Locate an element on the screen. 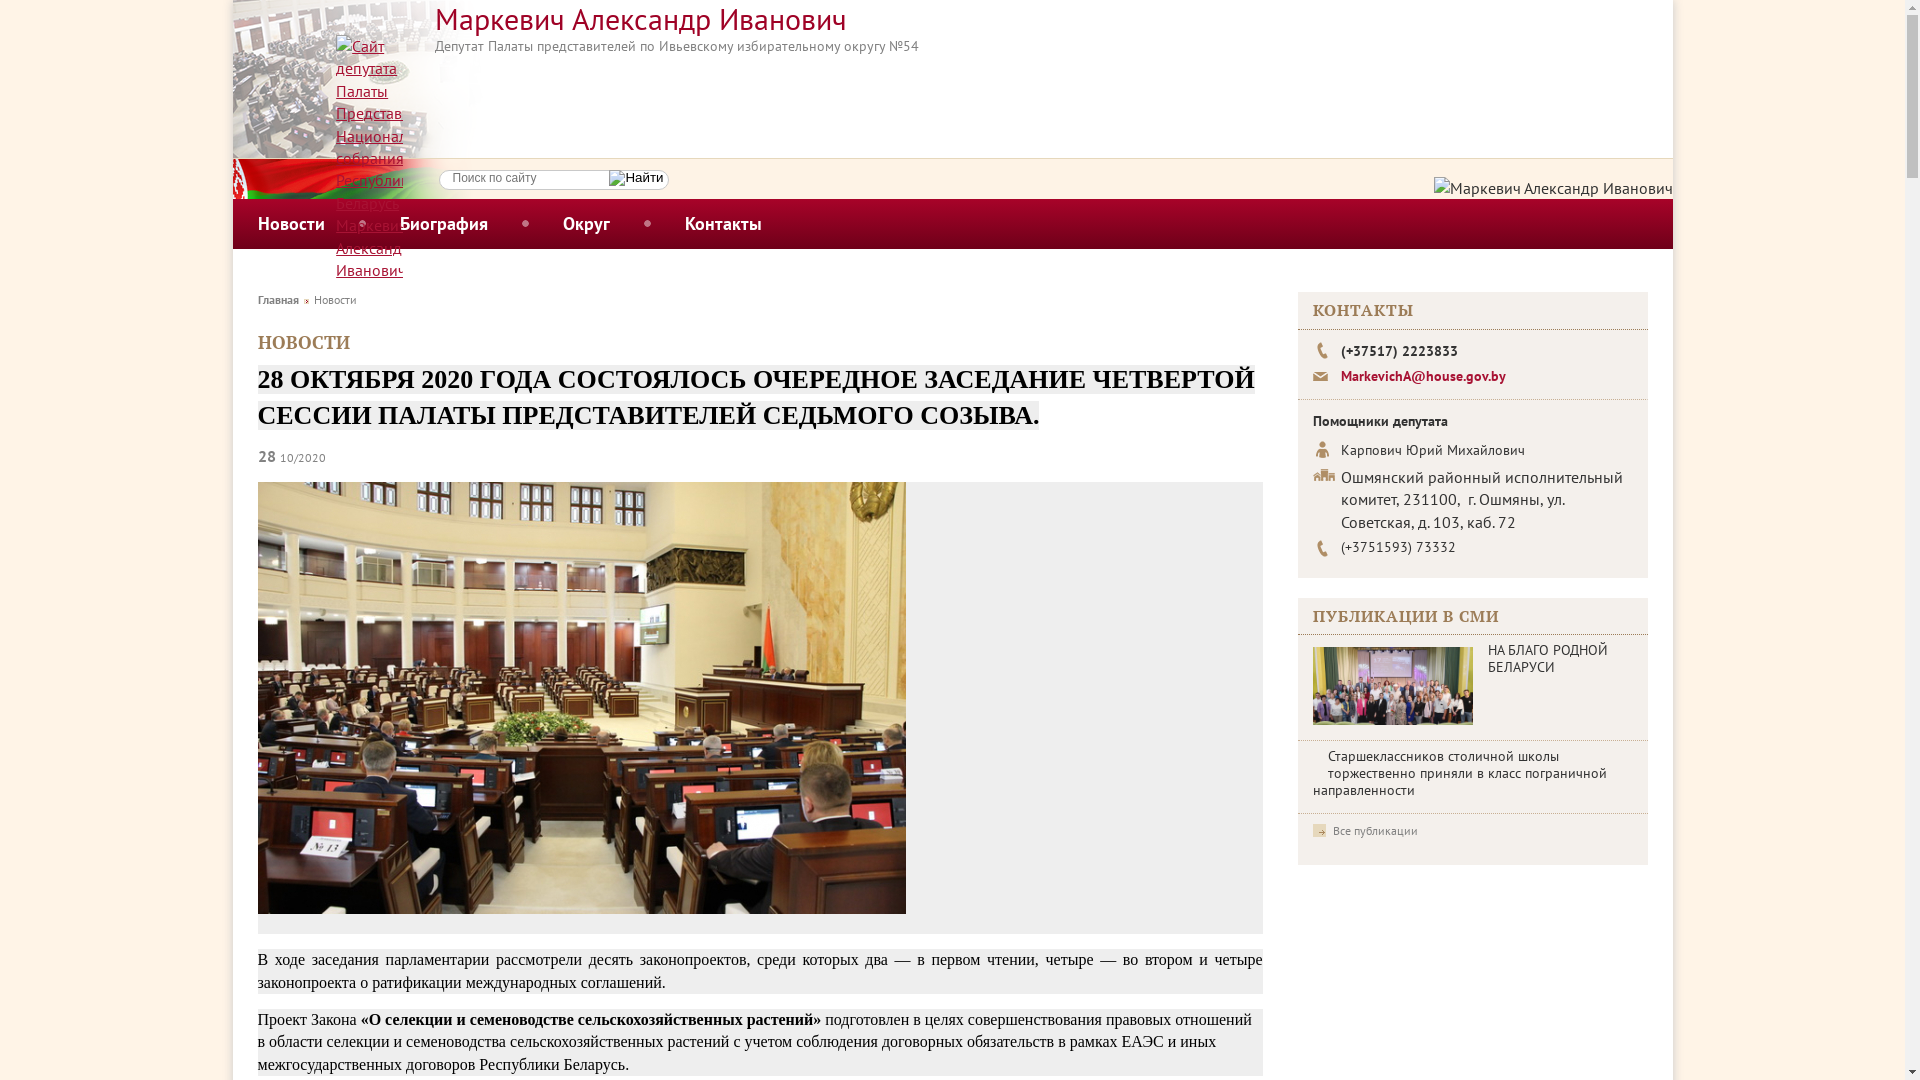  'MarkevichA@house.gov.by' is located at coordinates (1421, 375).